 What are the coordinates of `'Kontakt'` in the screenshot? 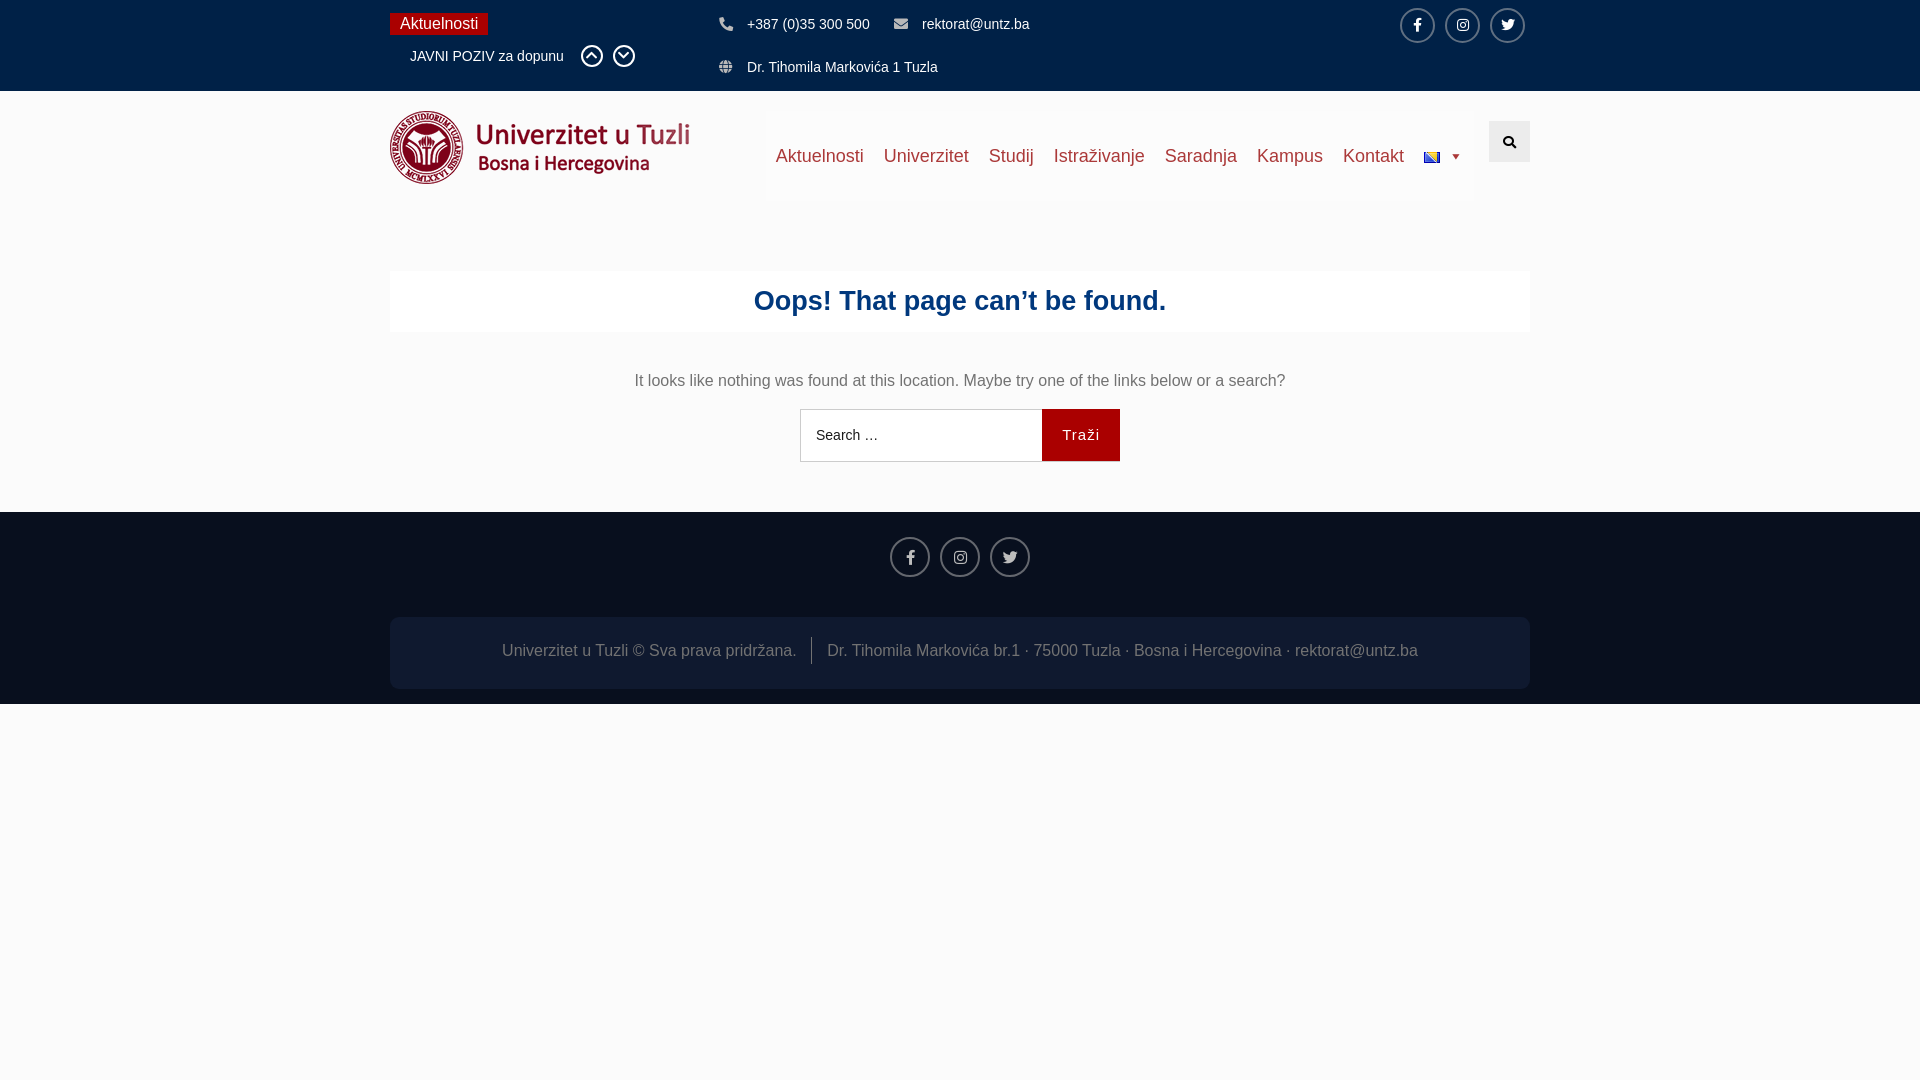 It's located at (1372, 154).